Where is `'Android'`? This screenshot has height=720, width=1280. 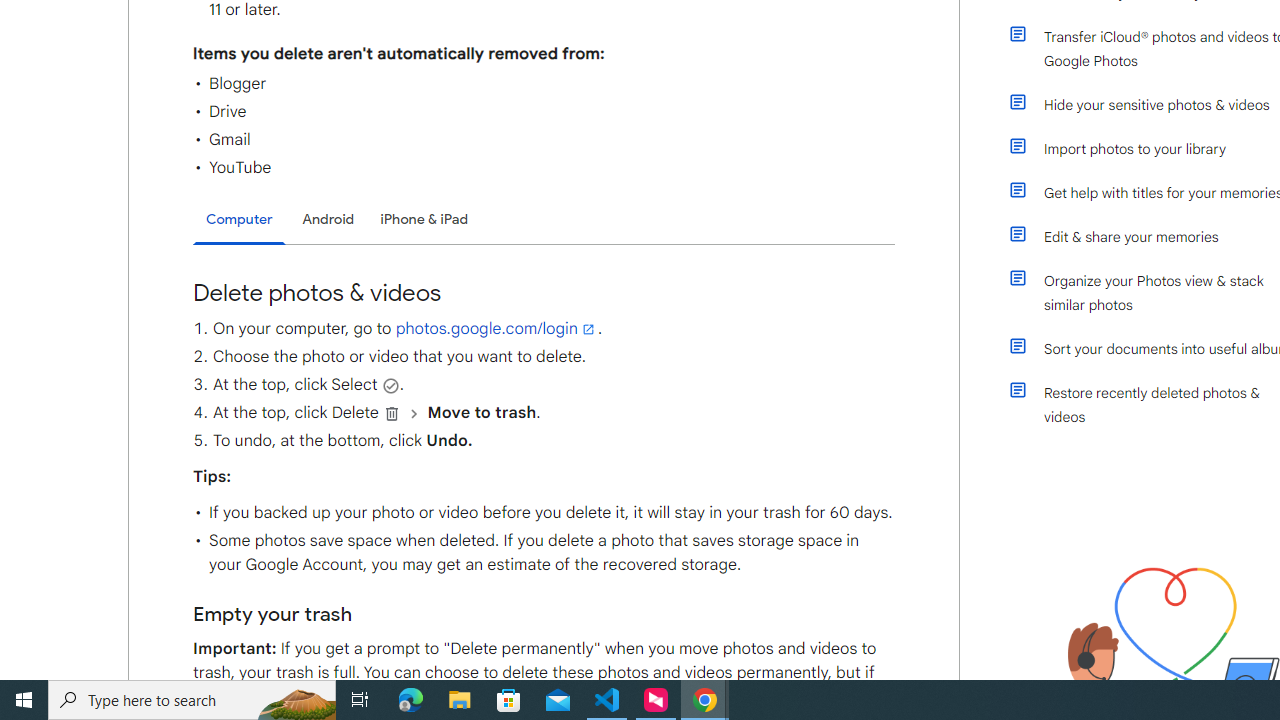
'Android' is located at coordinates (328, 219).